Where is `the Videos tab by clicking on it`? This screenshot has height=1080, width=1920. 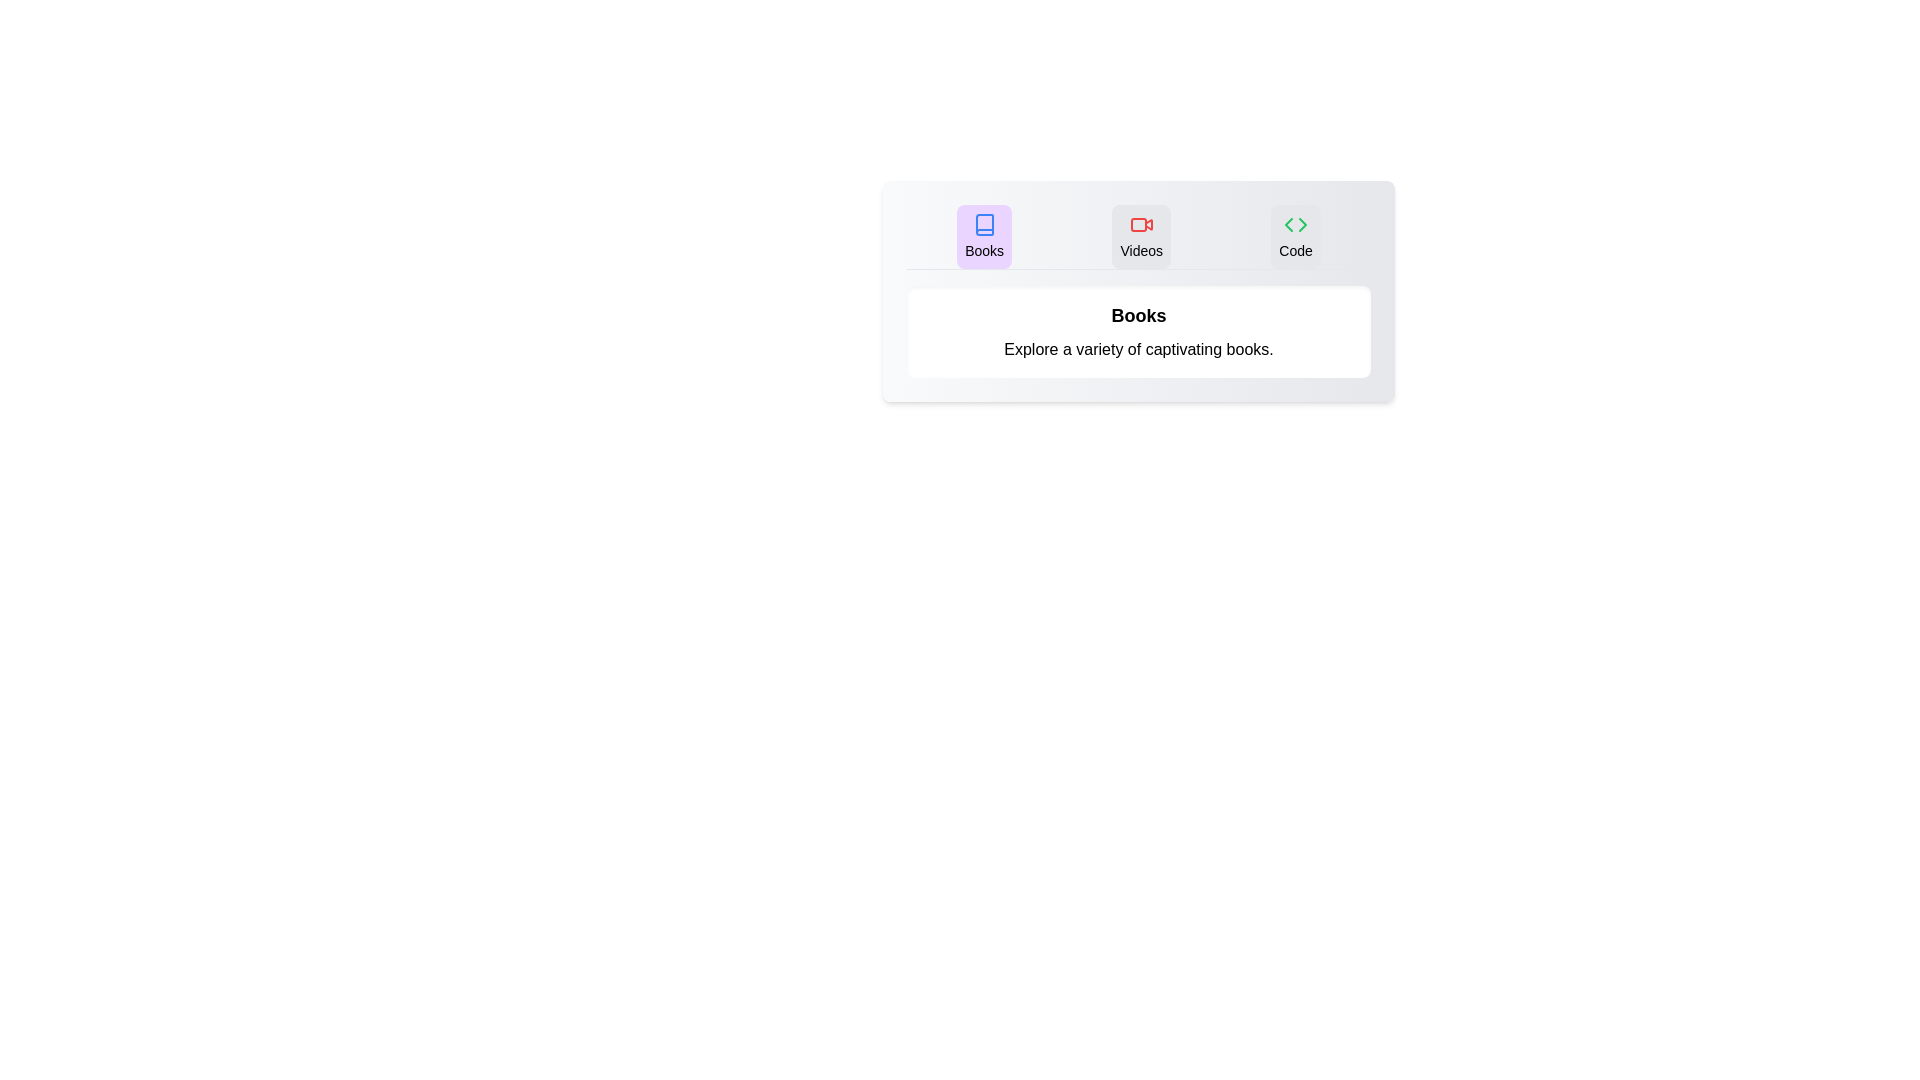 the Videos tab by clicking on it is located at coordinates (1141, 235).